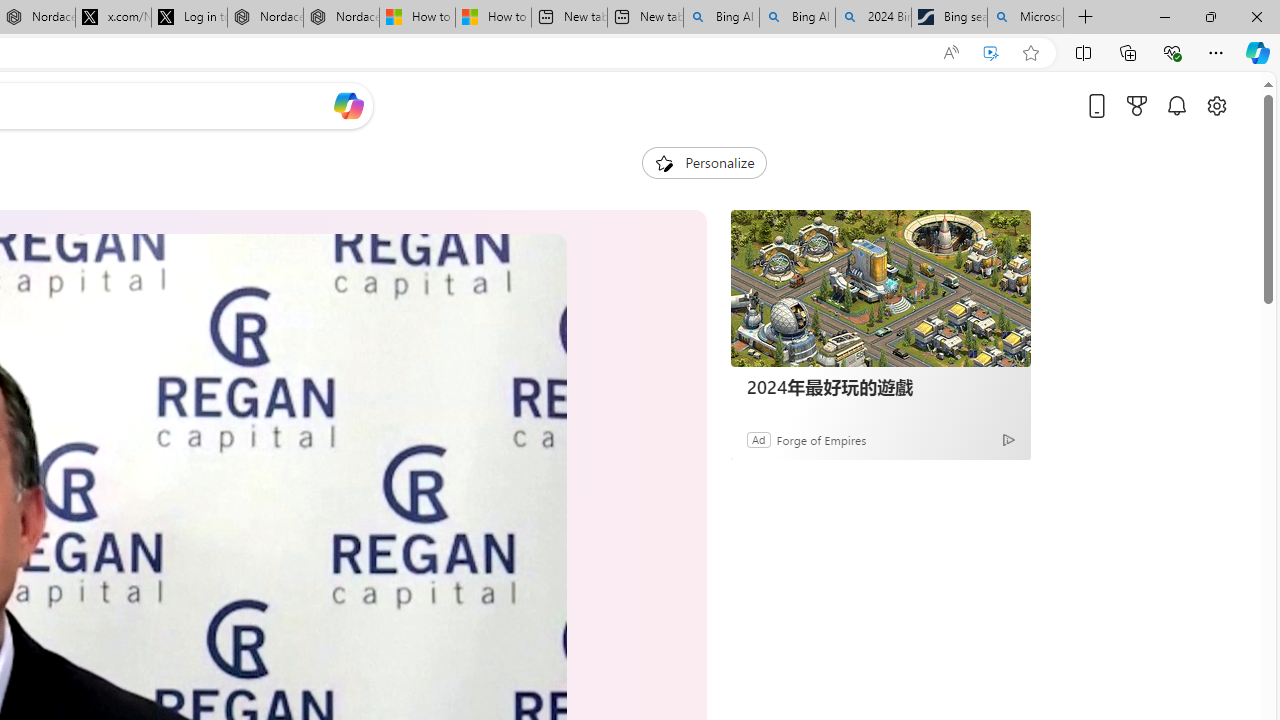  Describe the element at coordinates (1215, 105) in the screenshot. I see `'Open settings'` at that location.